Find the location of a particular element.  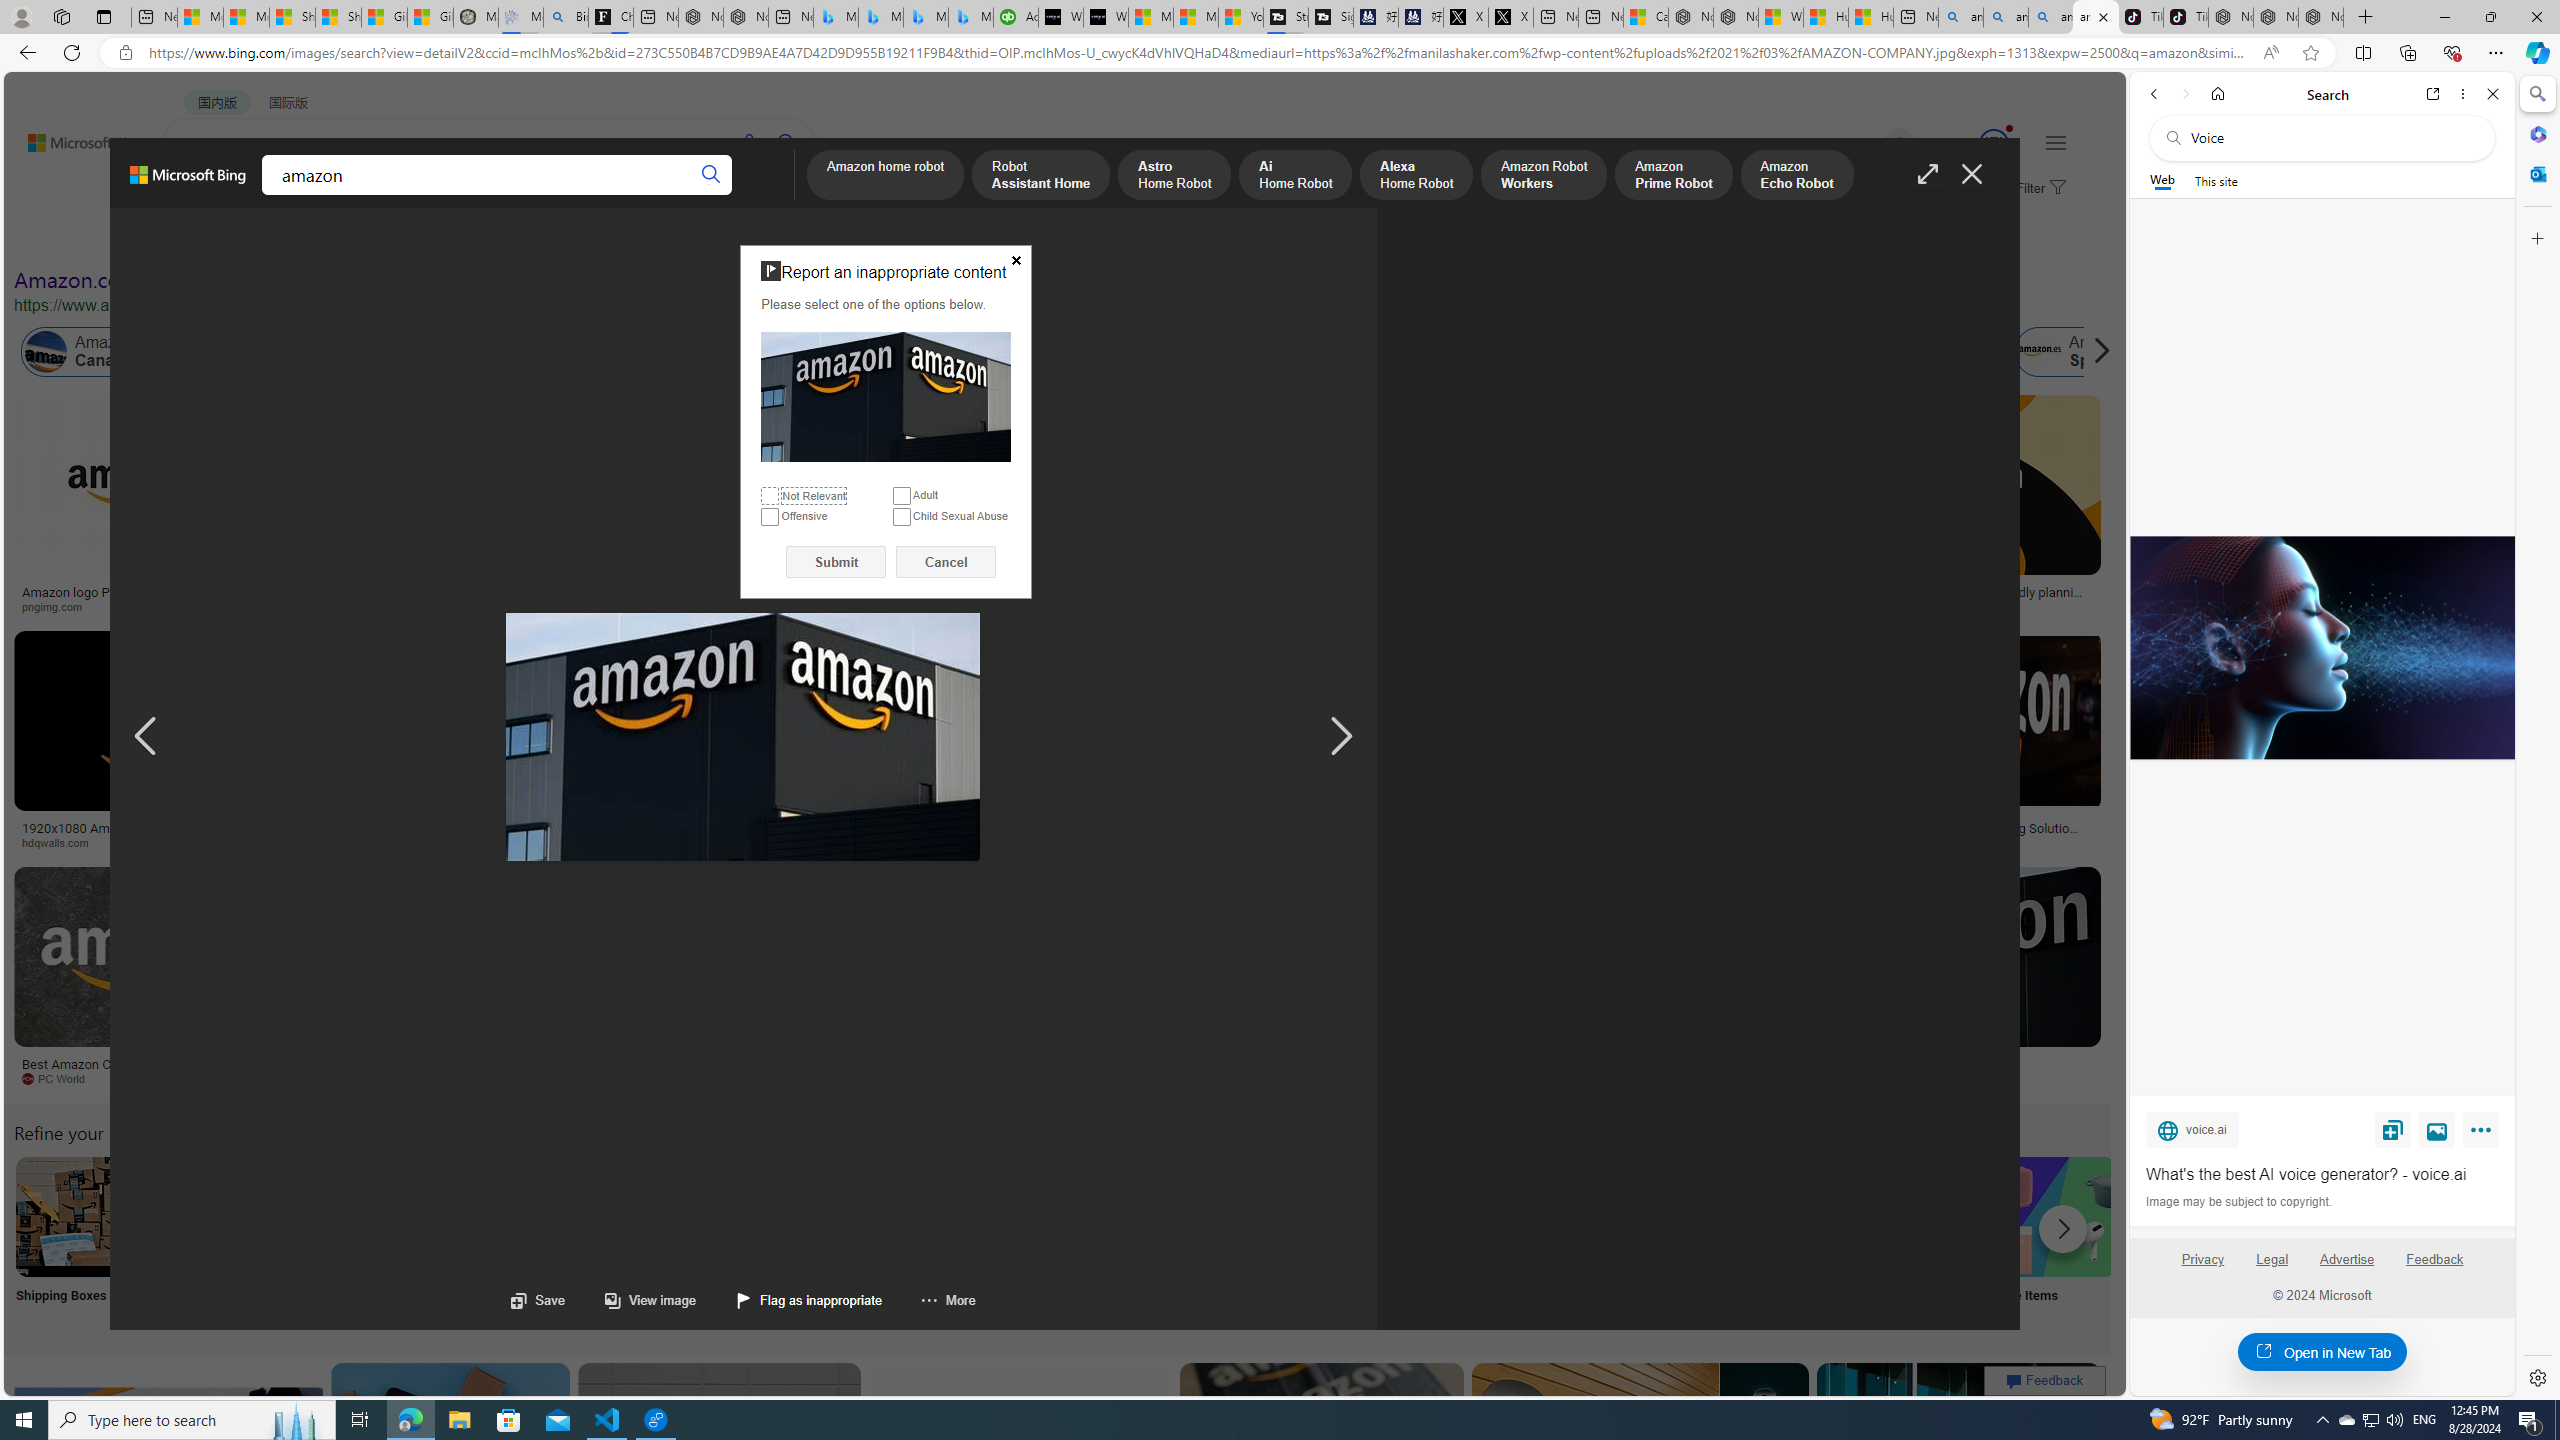

'Side bar' is located at coordinates (2537, 735).